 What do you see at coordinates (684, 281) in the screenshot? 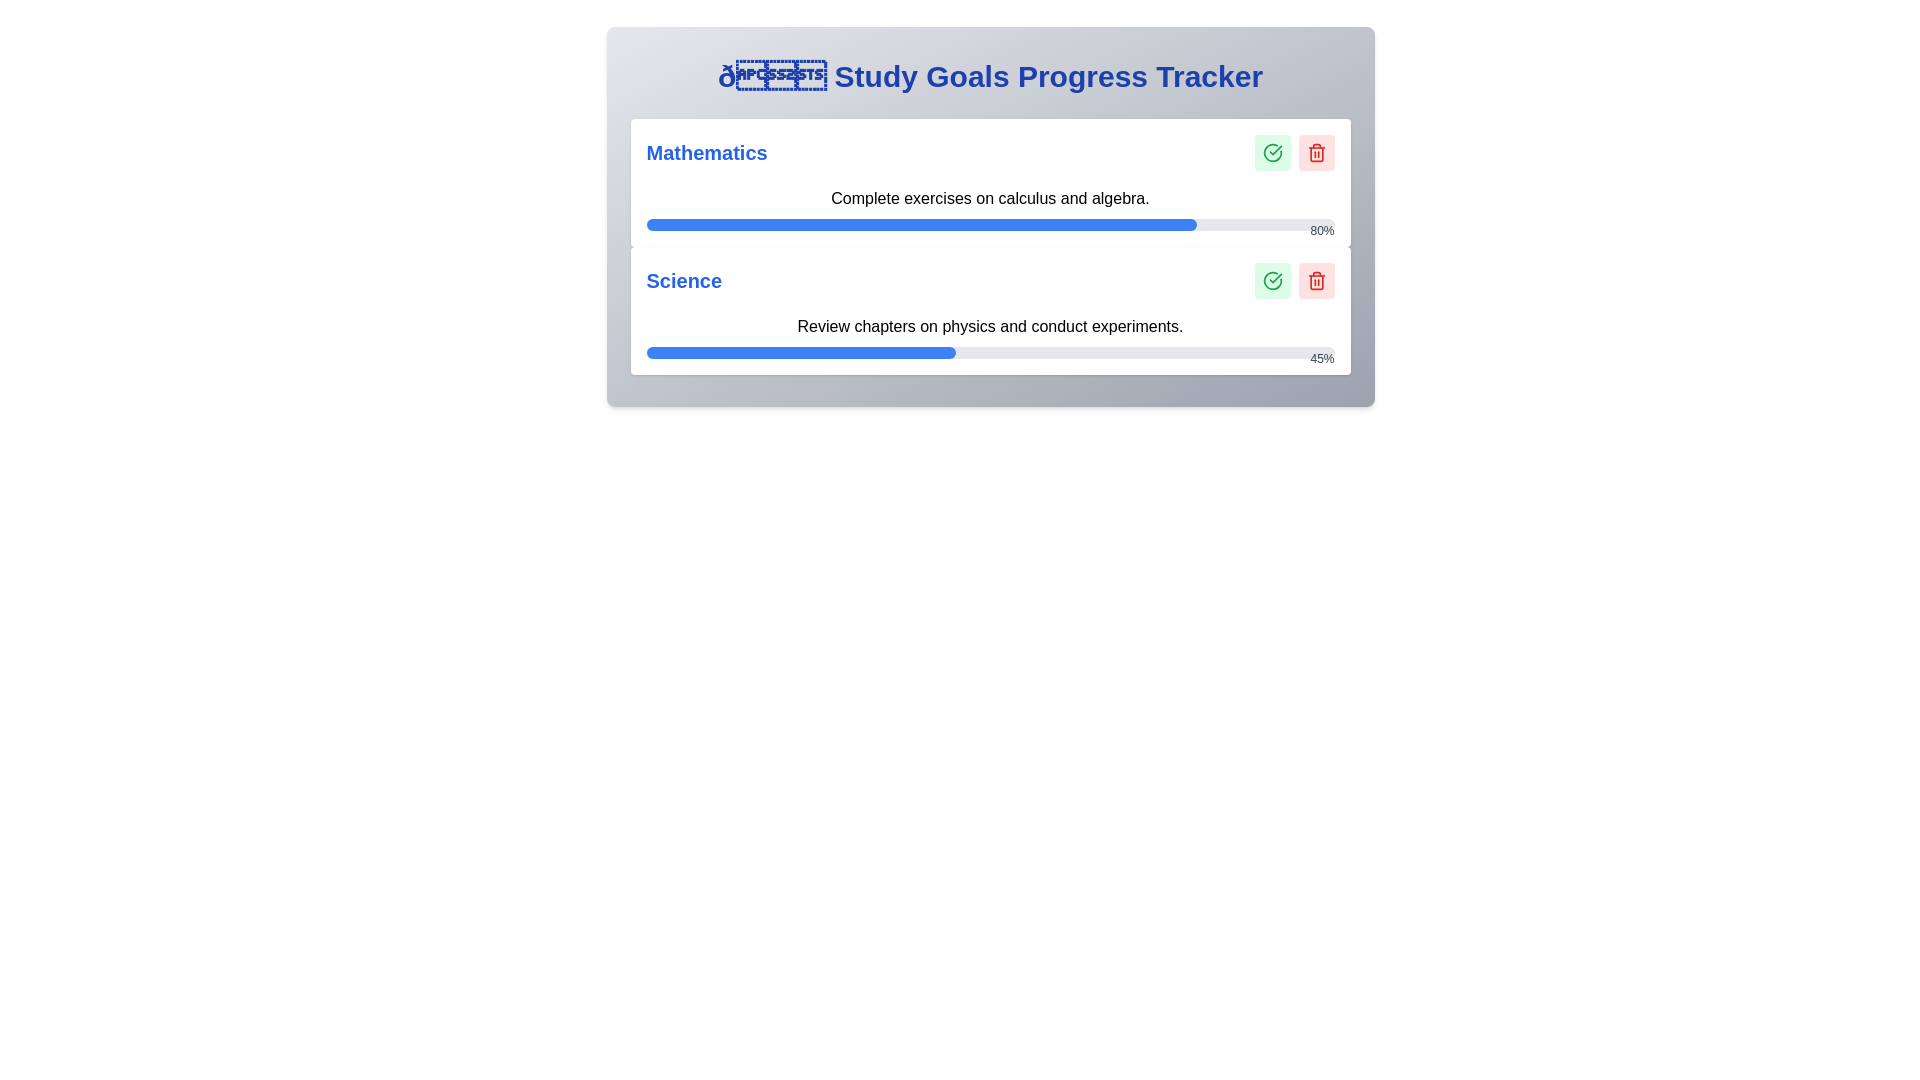
I see `the text label representing the subject name 'Science', which is positioned in the second row of the tracker, aligned to the left adjacent to associated progress text and icons` at bounding box center [684, 281].